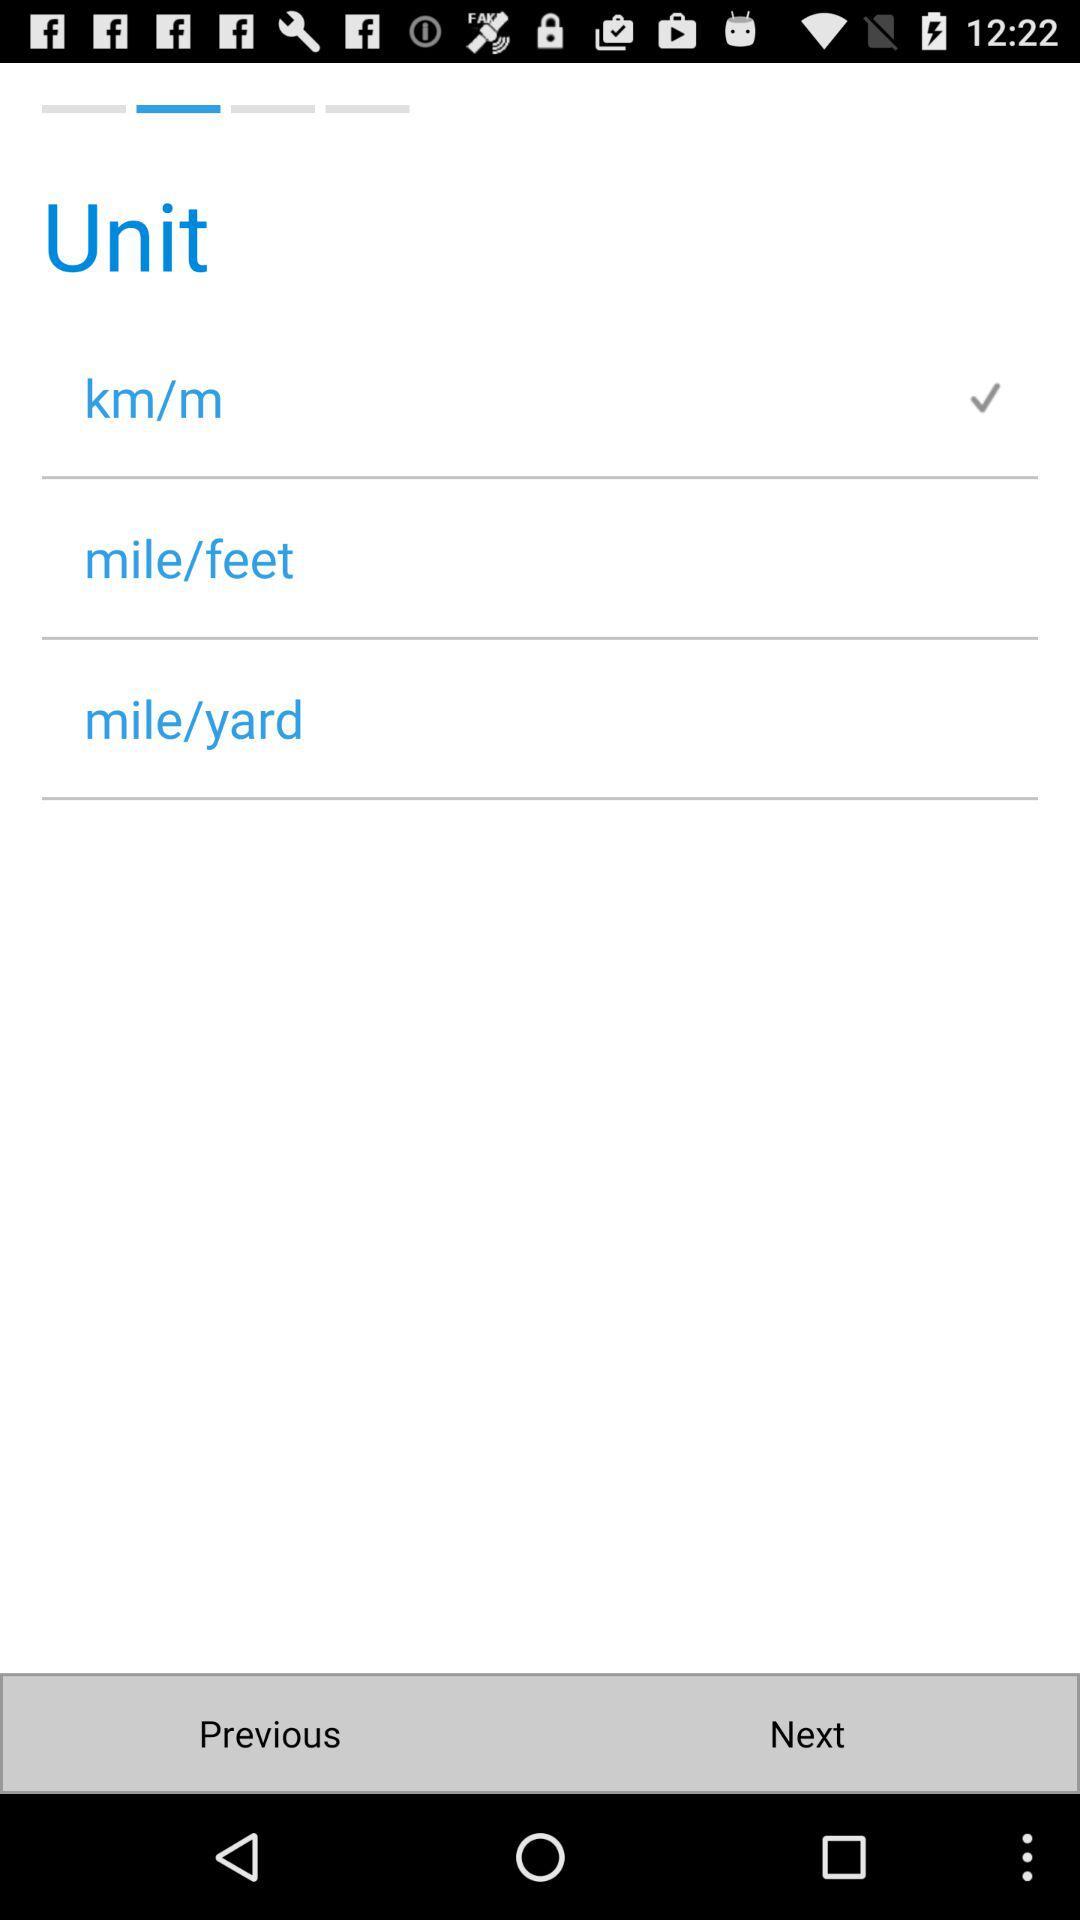 Image resolution: width=1080 pixels, height=1920 pixels. Describe the element at coordinates (502, 397) in the screenshot. I see `the km/m icon` at that location.